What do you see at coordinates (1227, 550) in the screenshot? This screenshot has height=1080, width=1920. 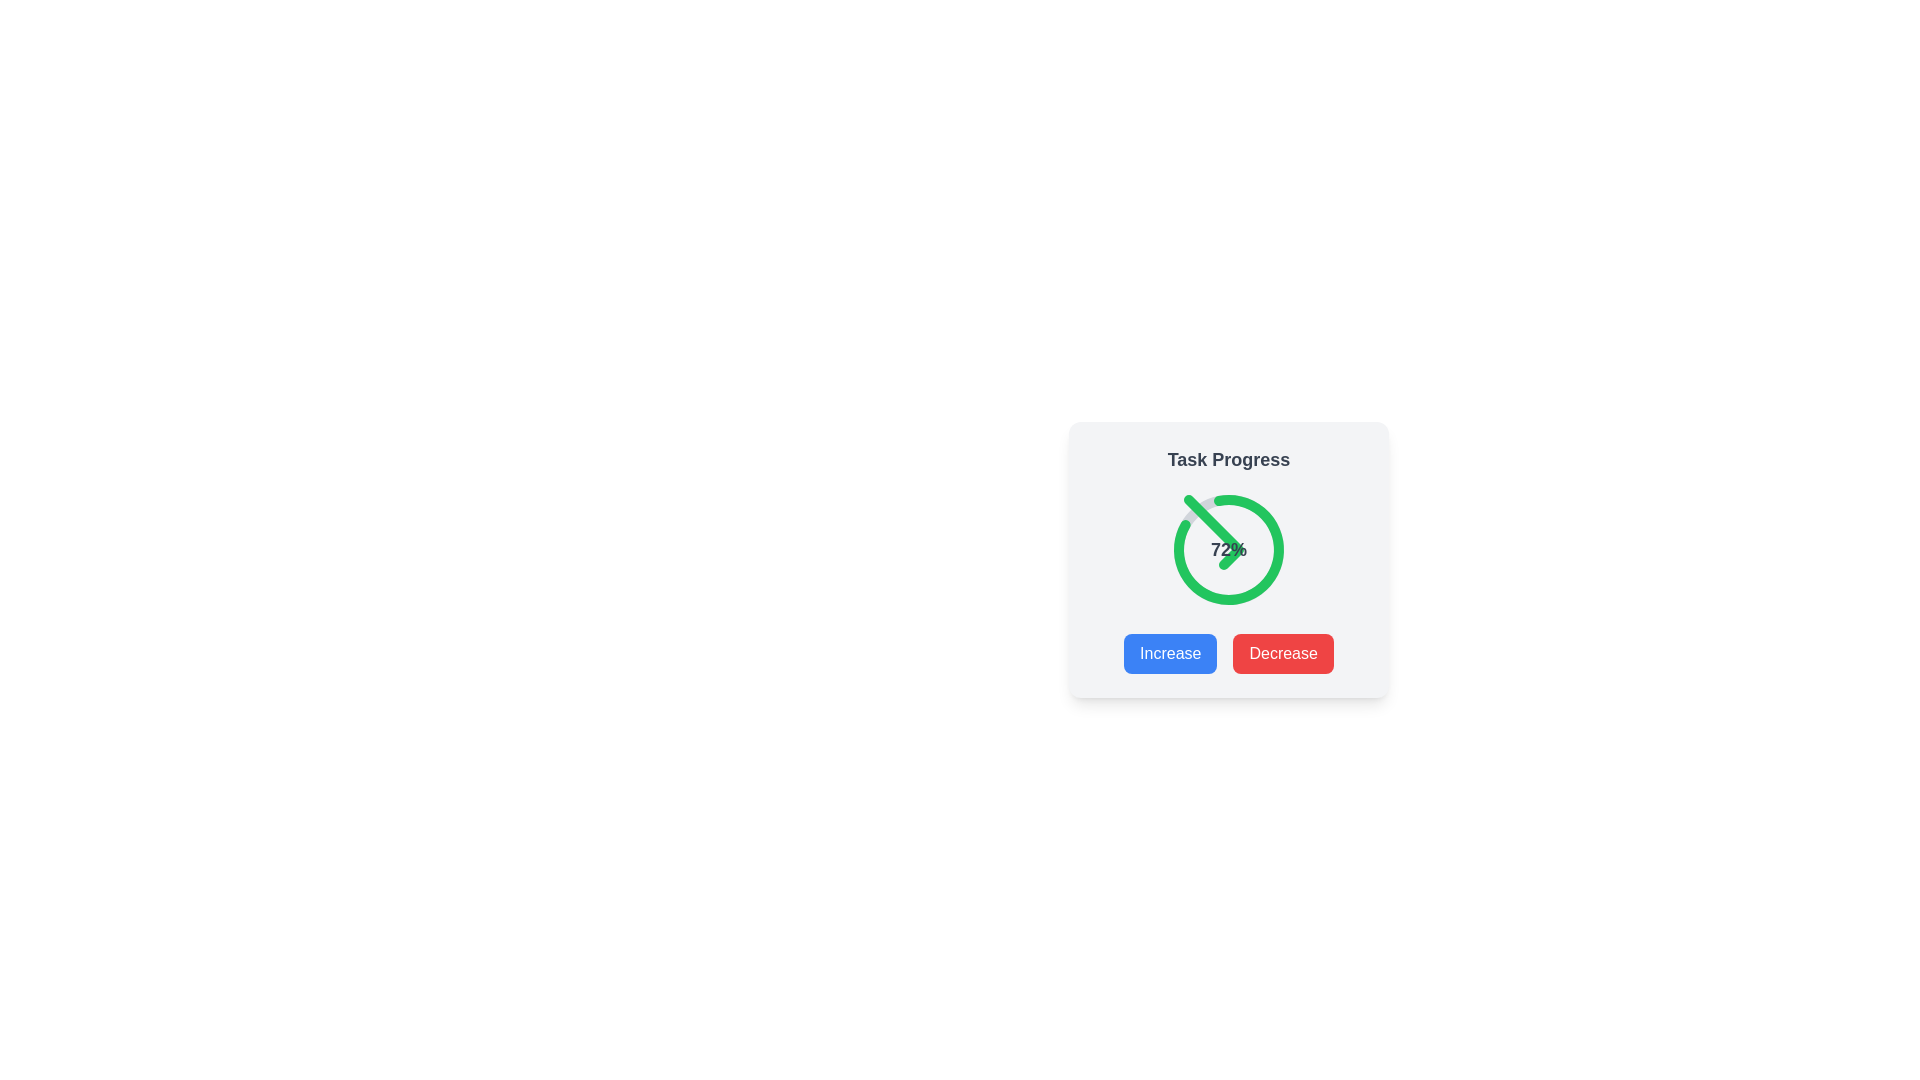 I see `the Circular Indicator, which is a circular component with a dark border and unfilled space, serving as a progress indicator located at the center of the panel above the 'Increase' and 'Decrease' buttons` at bounding box center [1227, 550].